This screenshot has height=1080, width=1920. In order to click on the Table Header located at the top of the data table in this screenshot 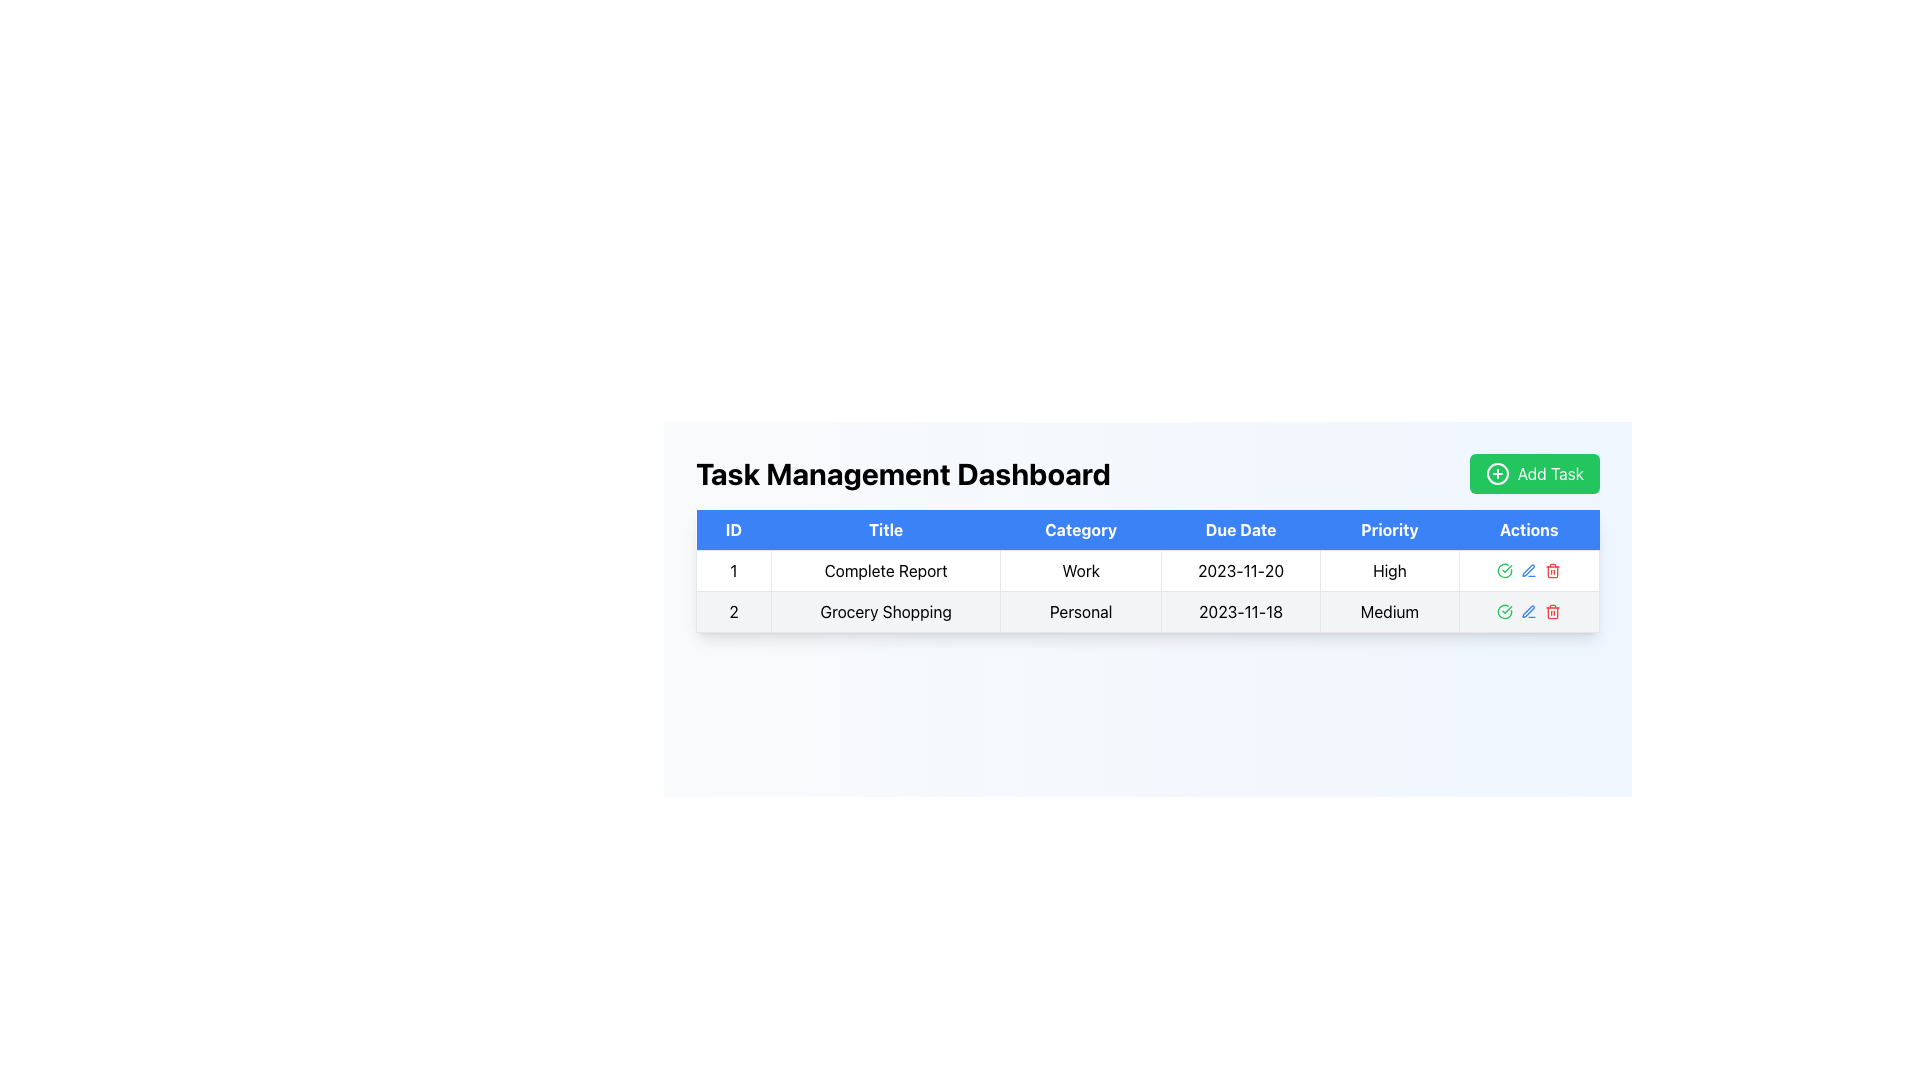, I will do `click(1147, 528)`.